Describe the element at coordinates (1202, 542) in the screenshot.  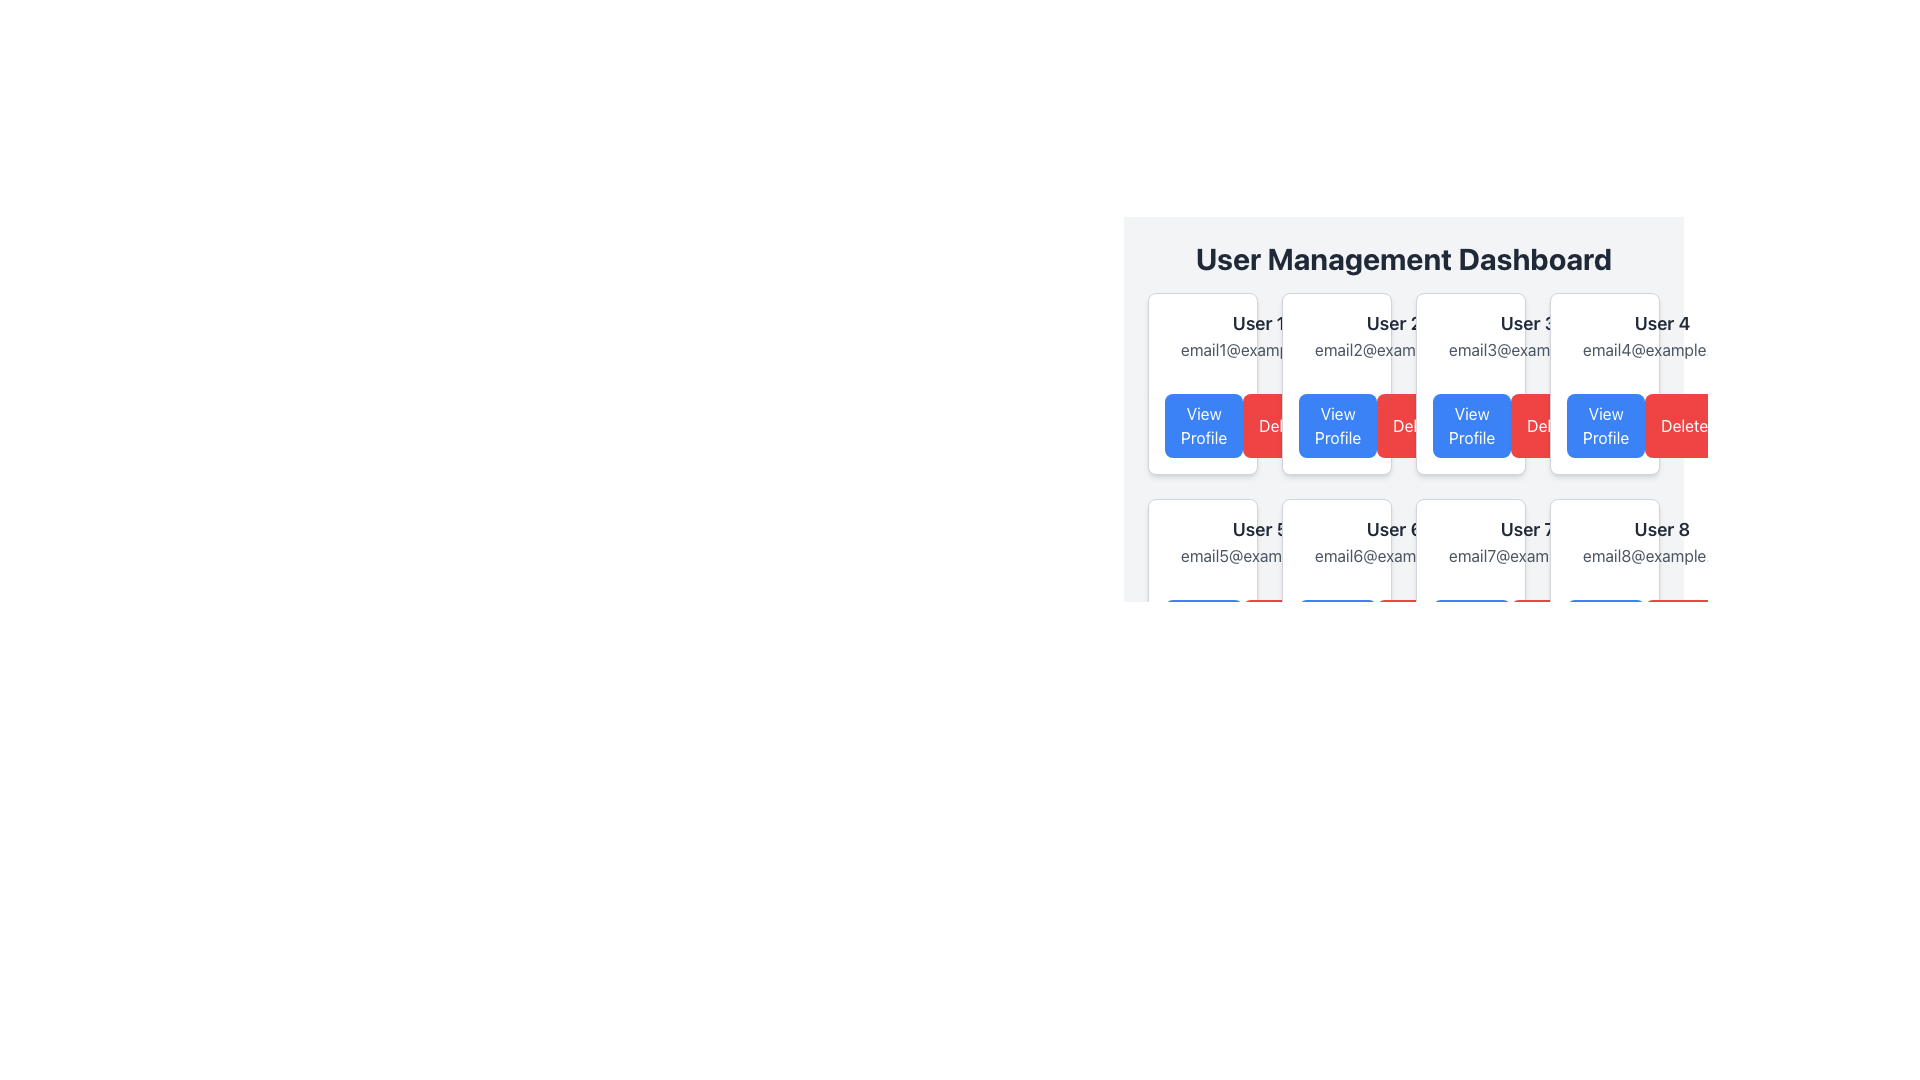
I see `the Text Label displaying 'User 5' and 'email5@example.com' in the second row of user cards in the User Management Dashboard` at that location.